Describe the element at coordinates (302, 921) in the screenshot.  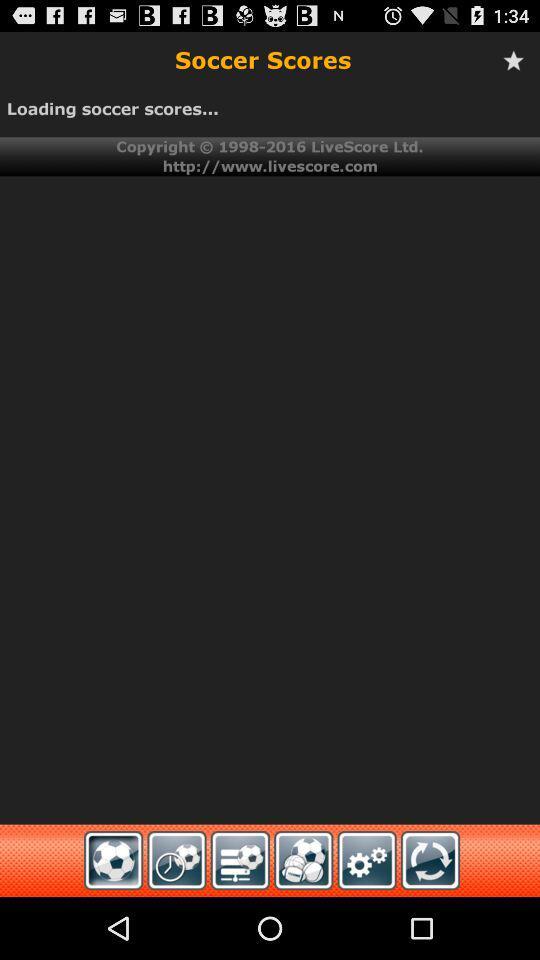
I see `the avatar icon` at that location.